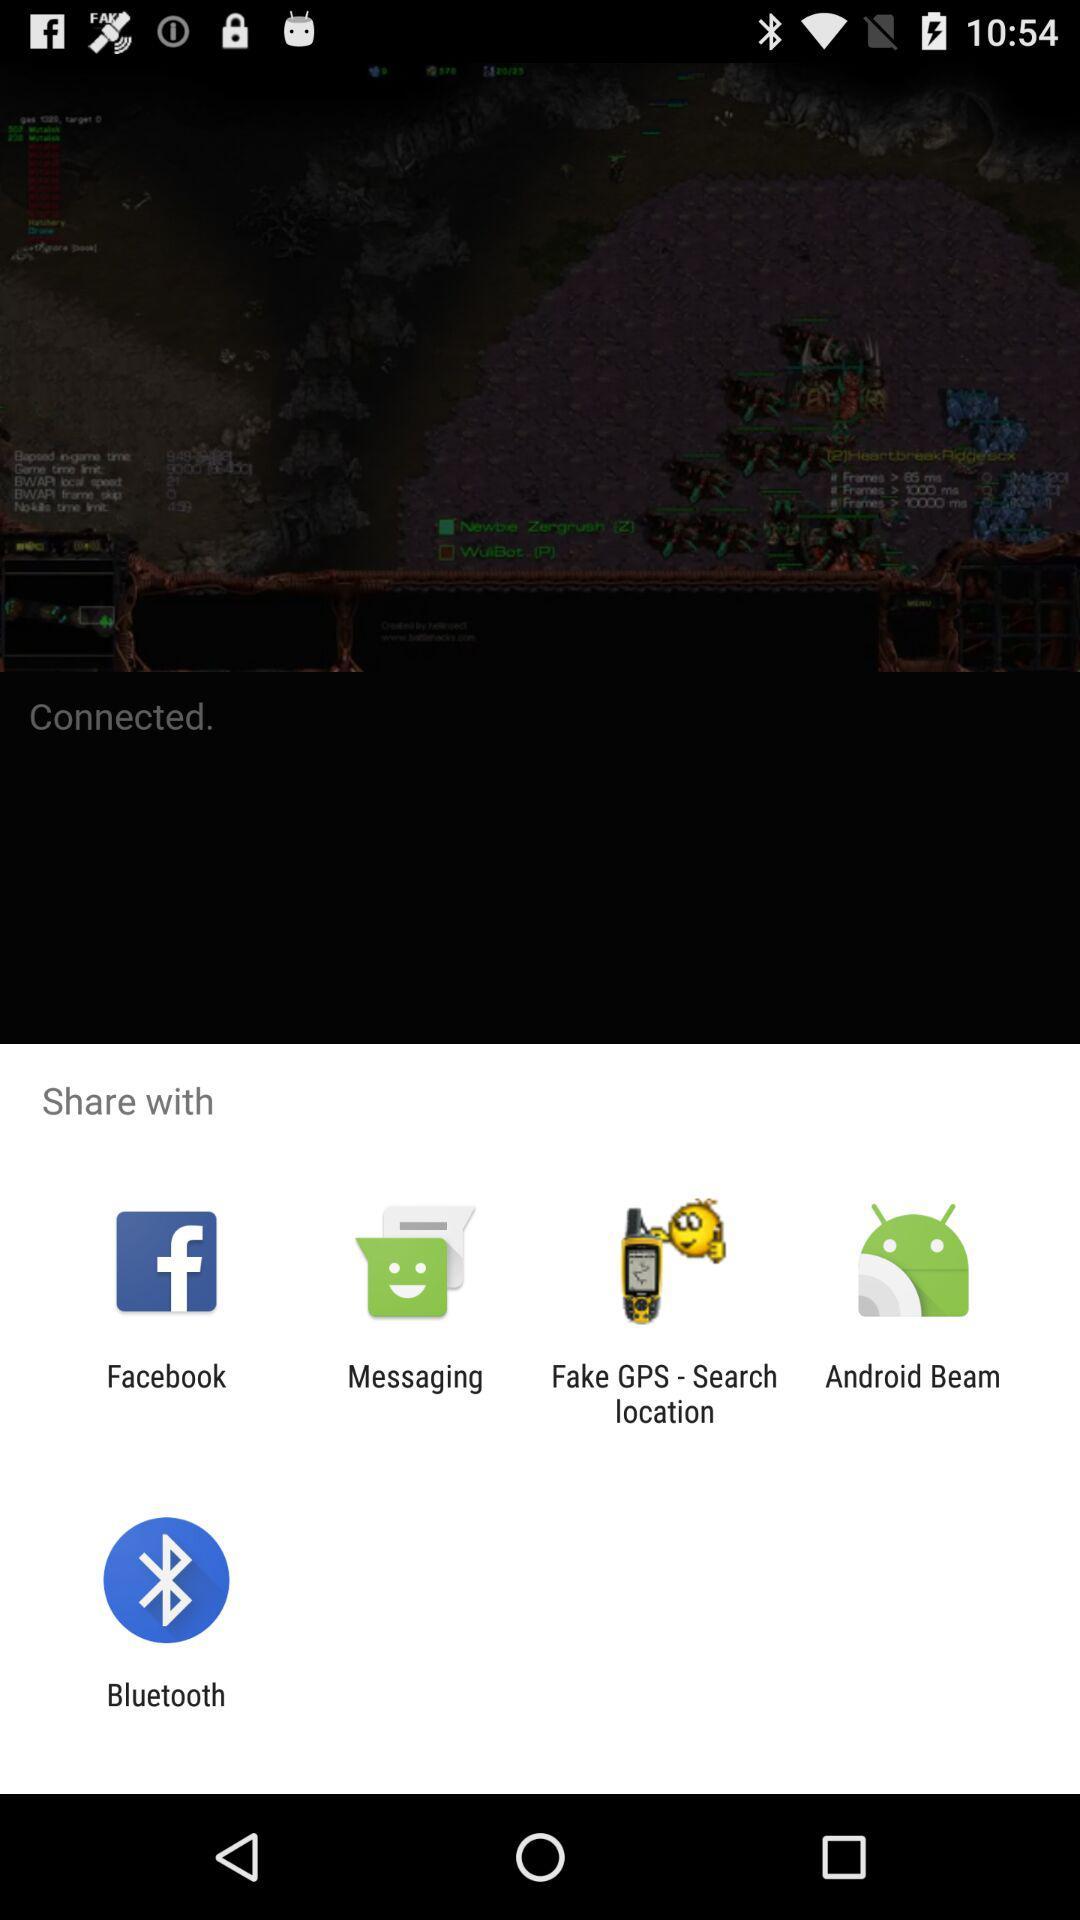 The height and width of the screenshot is (1920, 1080). I want to click on item to the left of fake gps search, so click(414, 1392).